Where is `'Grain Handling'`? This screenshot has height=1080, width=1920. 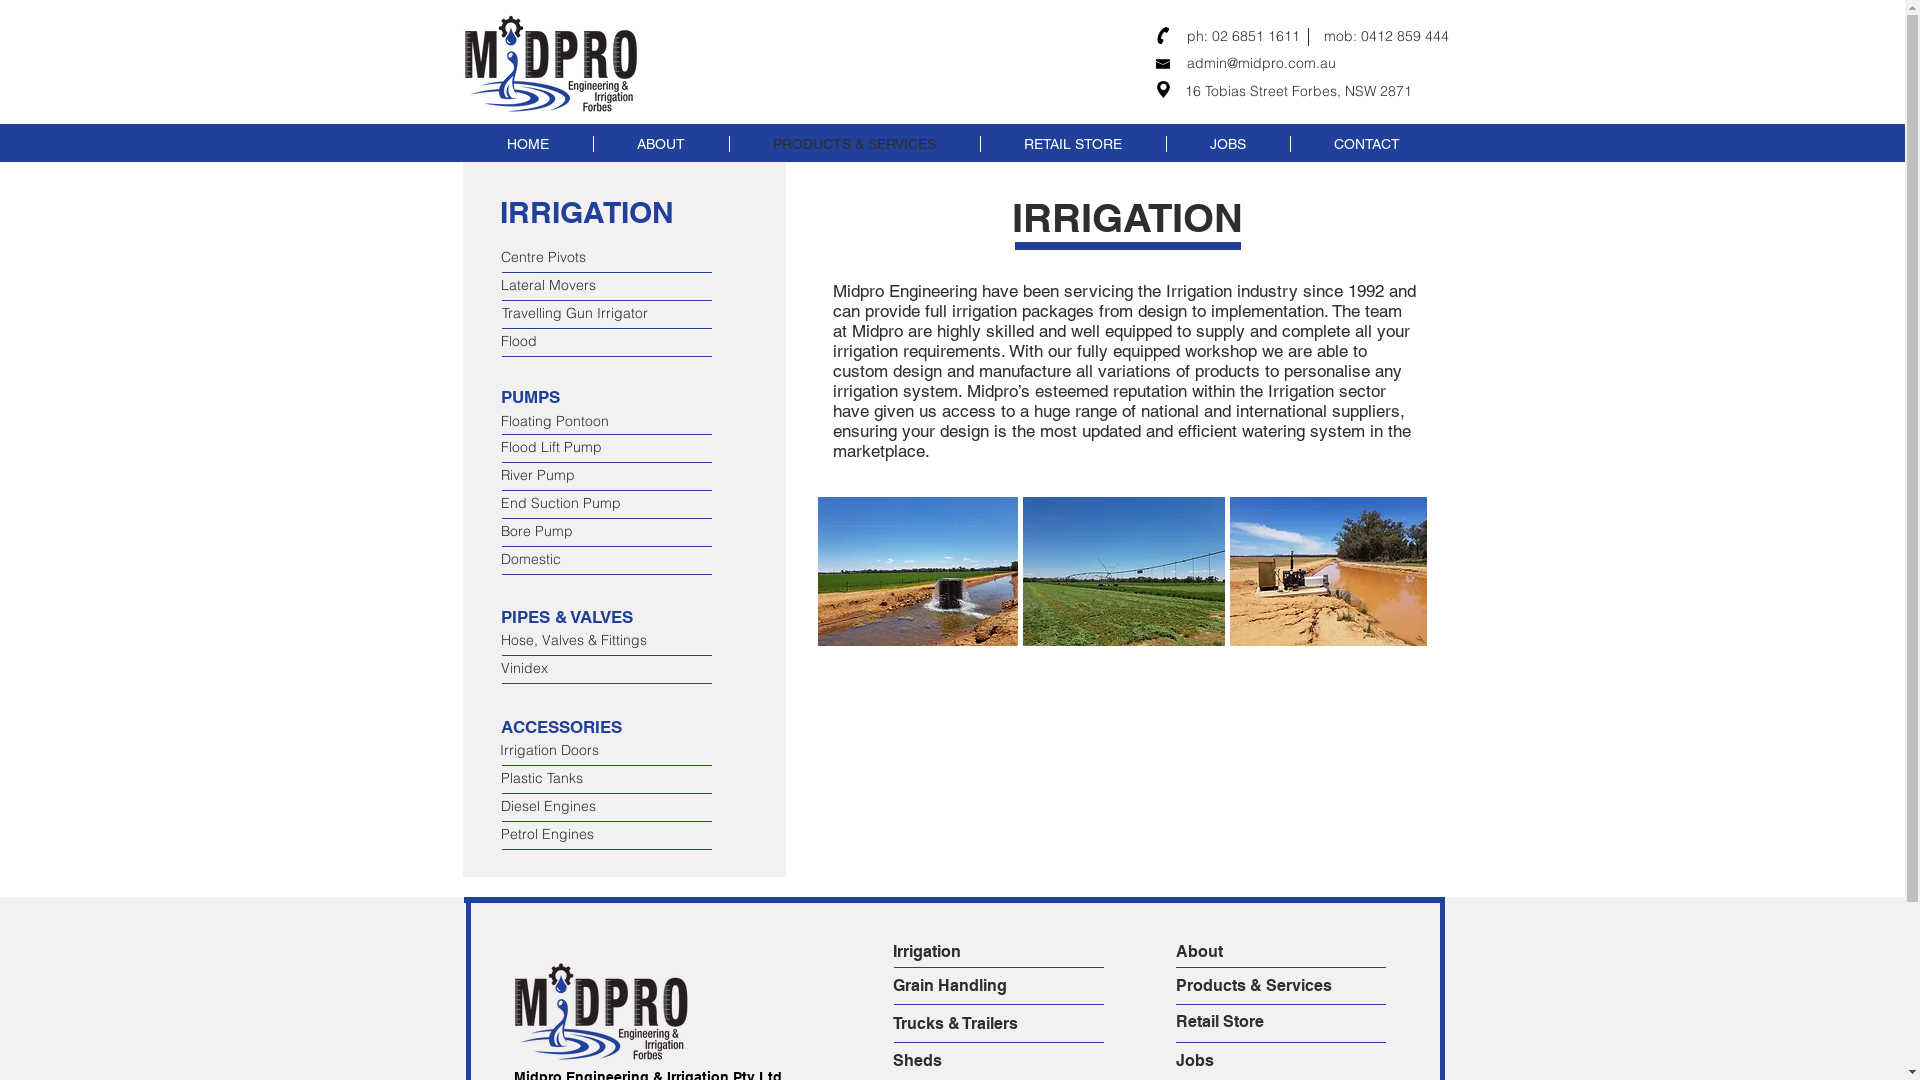
'Grain Handling' is located at coordinates (963, 985).